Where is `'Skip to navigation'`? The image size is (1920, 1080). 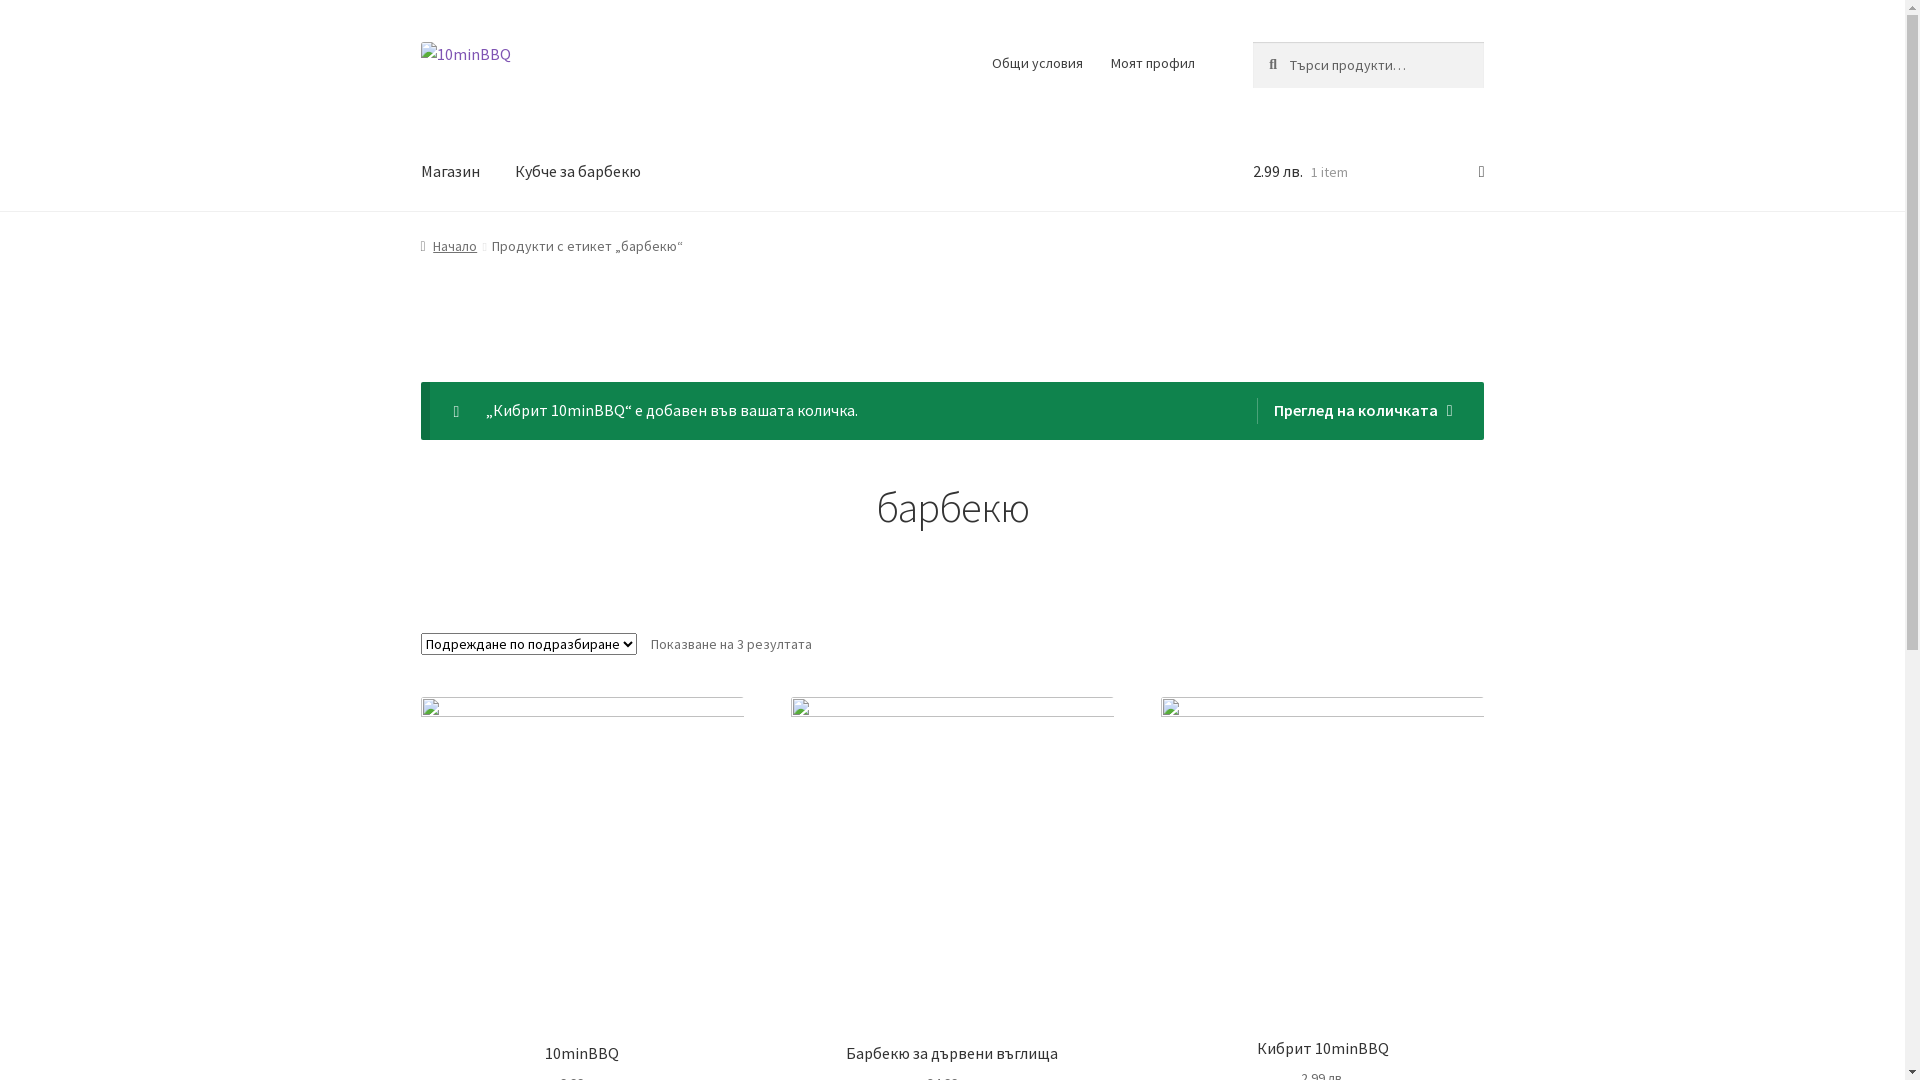
'Skip to navigation' is located at coordinates (419, 41).